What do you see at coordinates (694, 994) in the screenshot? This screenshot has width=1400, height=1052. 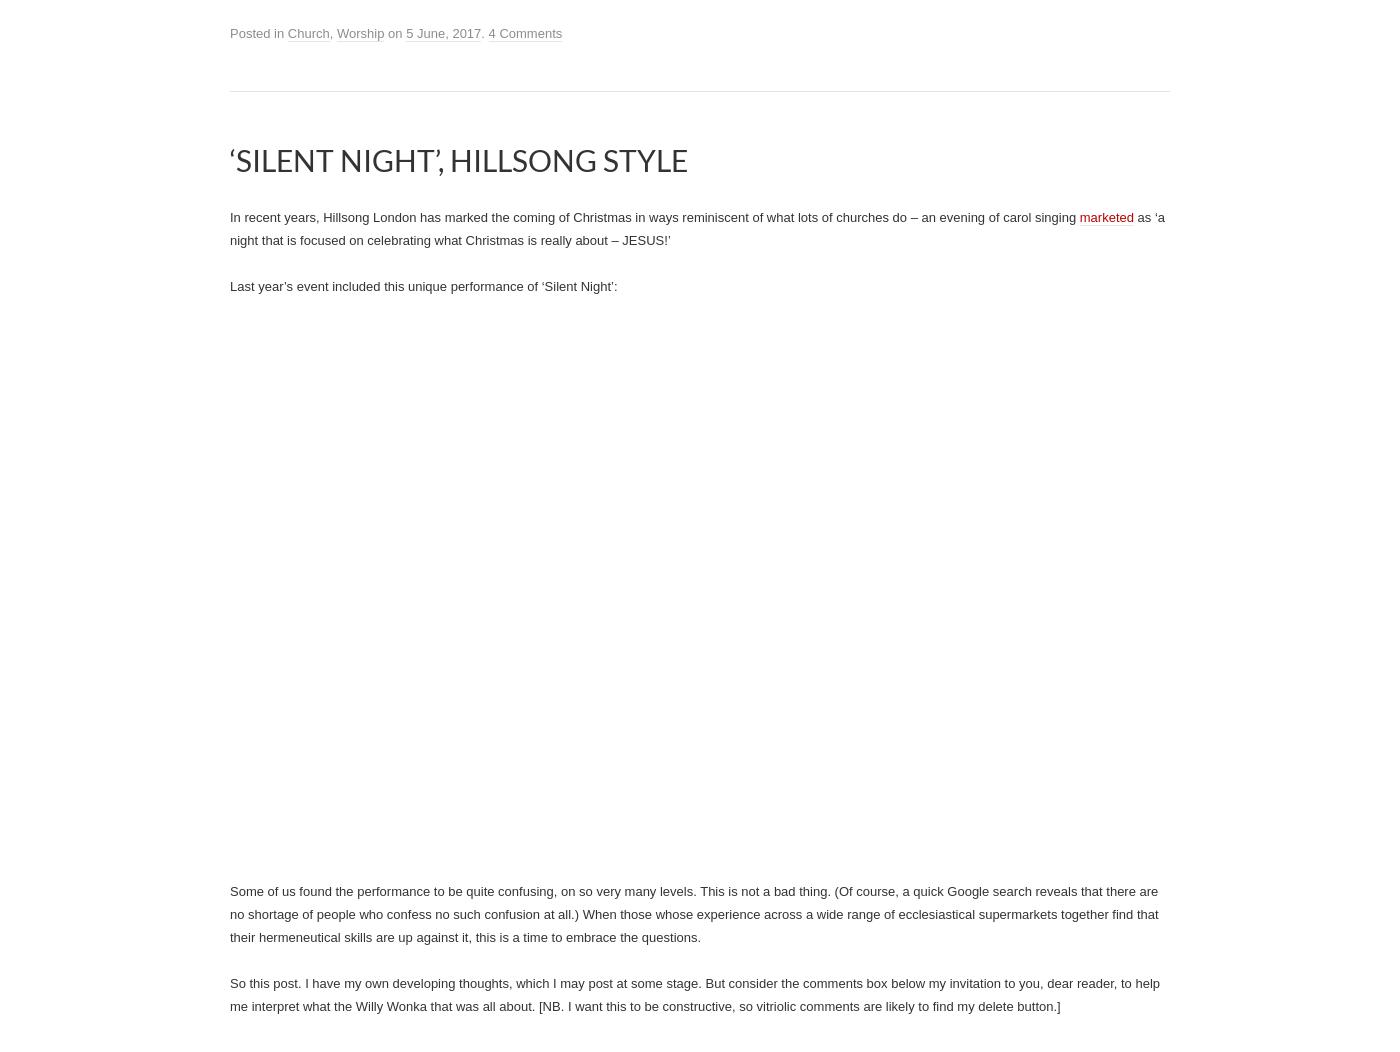 I see `'So this post. I have my own developing thoughts, which I may post at some stage. But consider the comments box below my invitation to you, dear reader, to help me interpret what the Willy Wonka that was all about. [NB. I want this to be constructive, so vitriolic comments are likely to find my delete button.]'` at bounding box center [694, 994].